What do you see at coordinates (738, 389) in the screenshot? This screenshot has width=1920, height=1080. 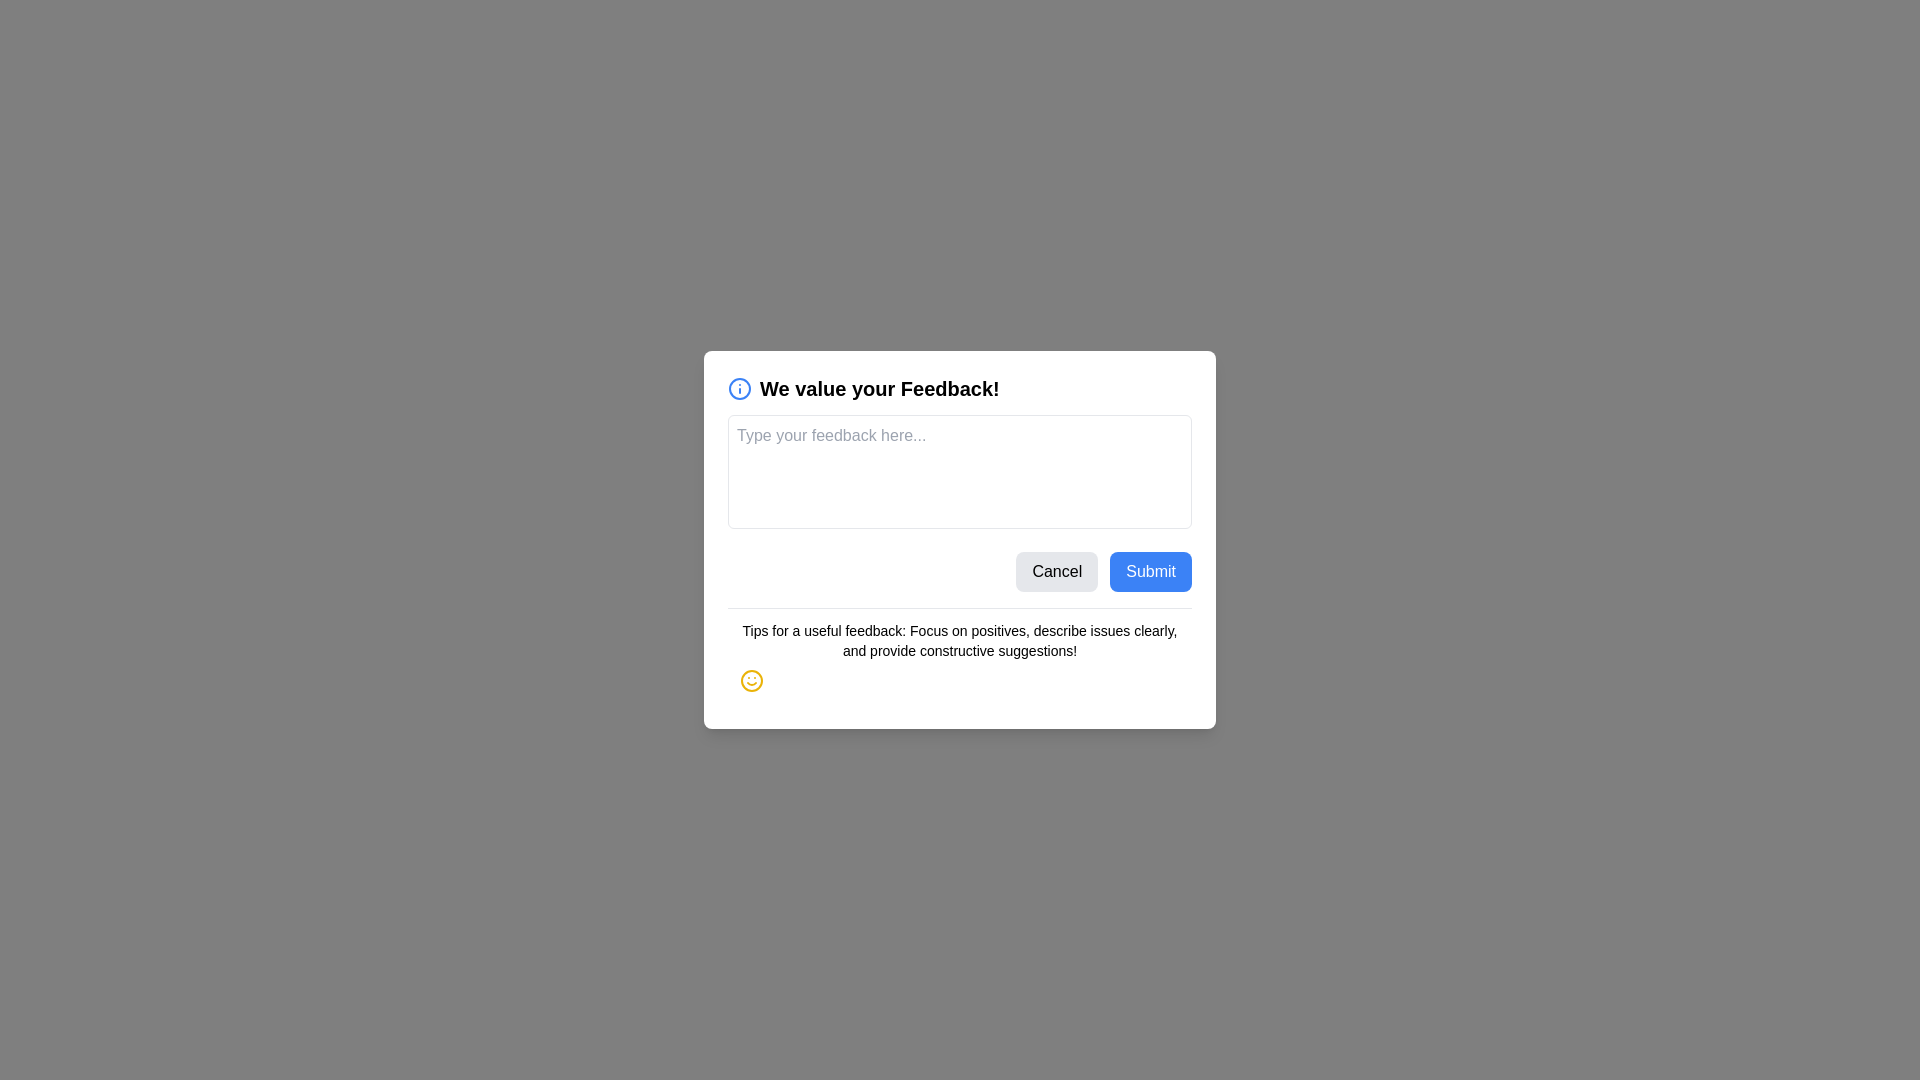 I see `the informational icon next to the title` at bounding box center [738, 389].